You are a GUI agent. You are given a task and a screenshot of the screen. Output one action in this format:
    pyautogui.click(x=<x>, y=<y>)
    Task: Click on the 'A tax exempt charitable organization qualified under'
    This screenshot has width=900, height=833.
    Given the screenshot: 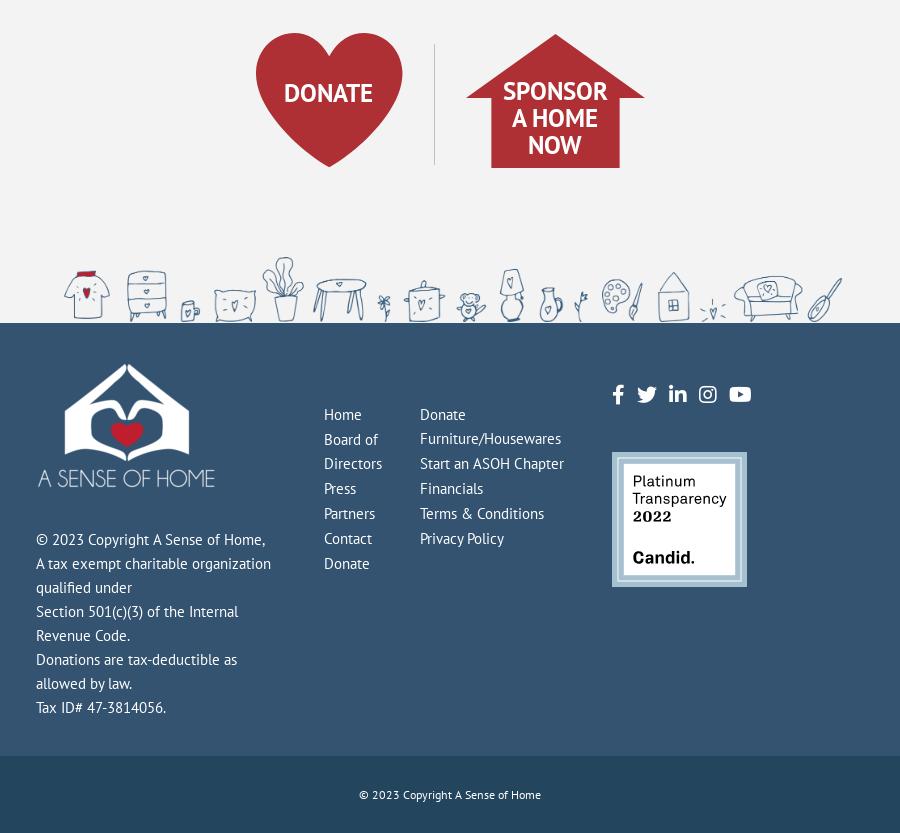 What is the action you would take?
    pyautogui.click(x=153, y=574)
    